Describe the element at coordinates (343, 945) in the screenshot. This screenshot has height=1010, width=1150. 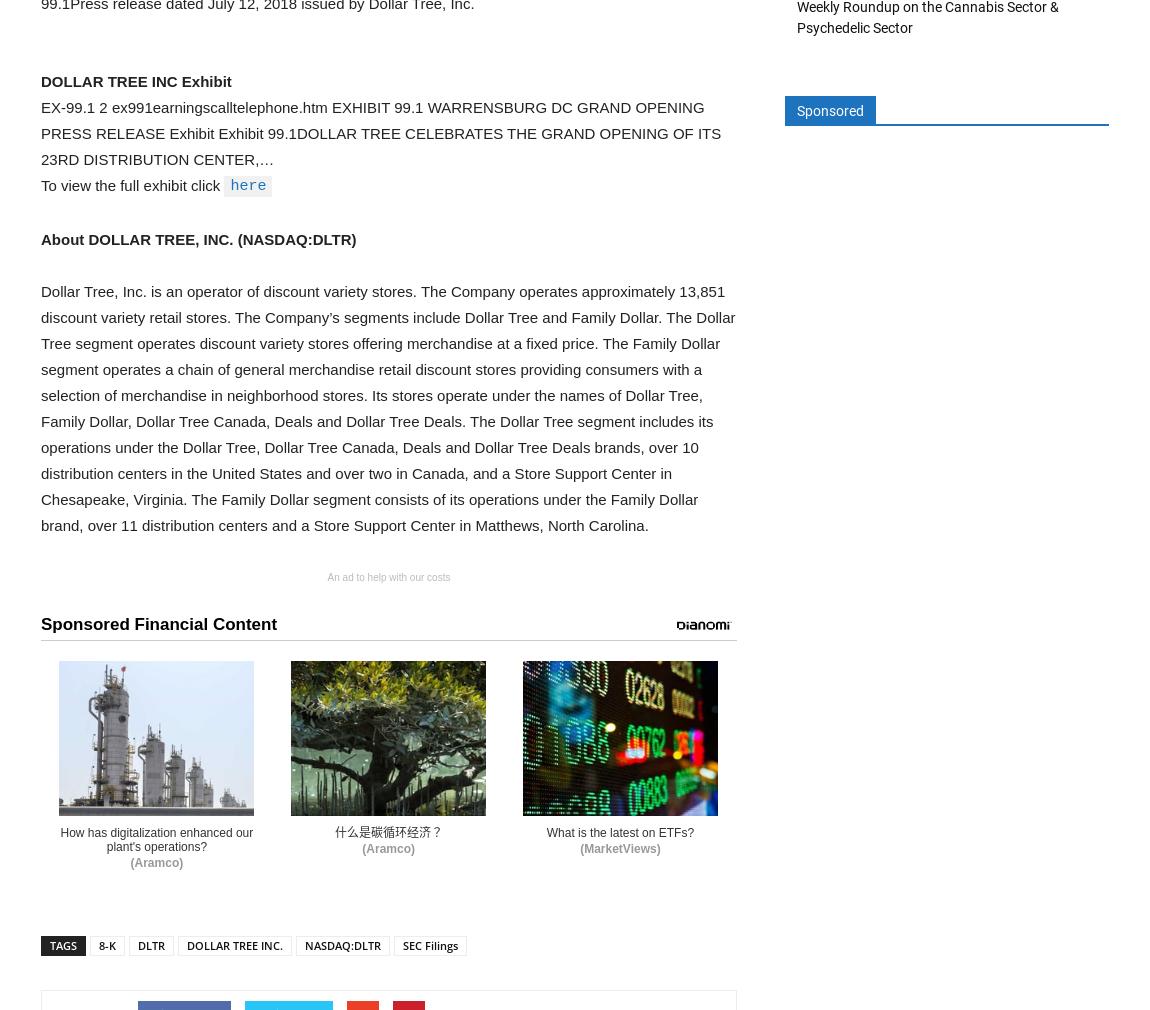
I see `'NASDAQ:DLTR'` at that location.